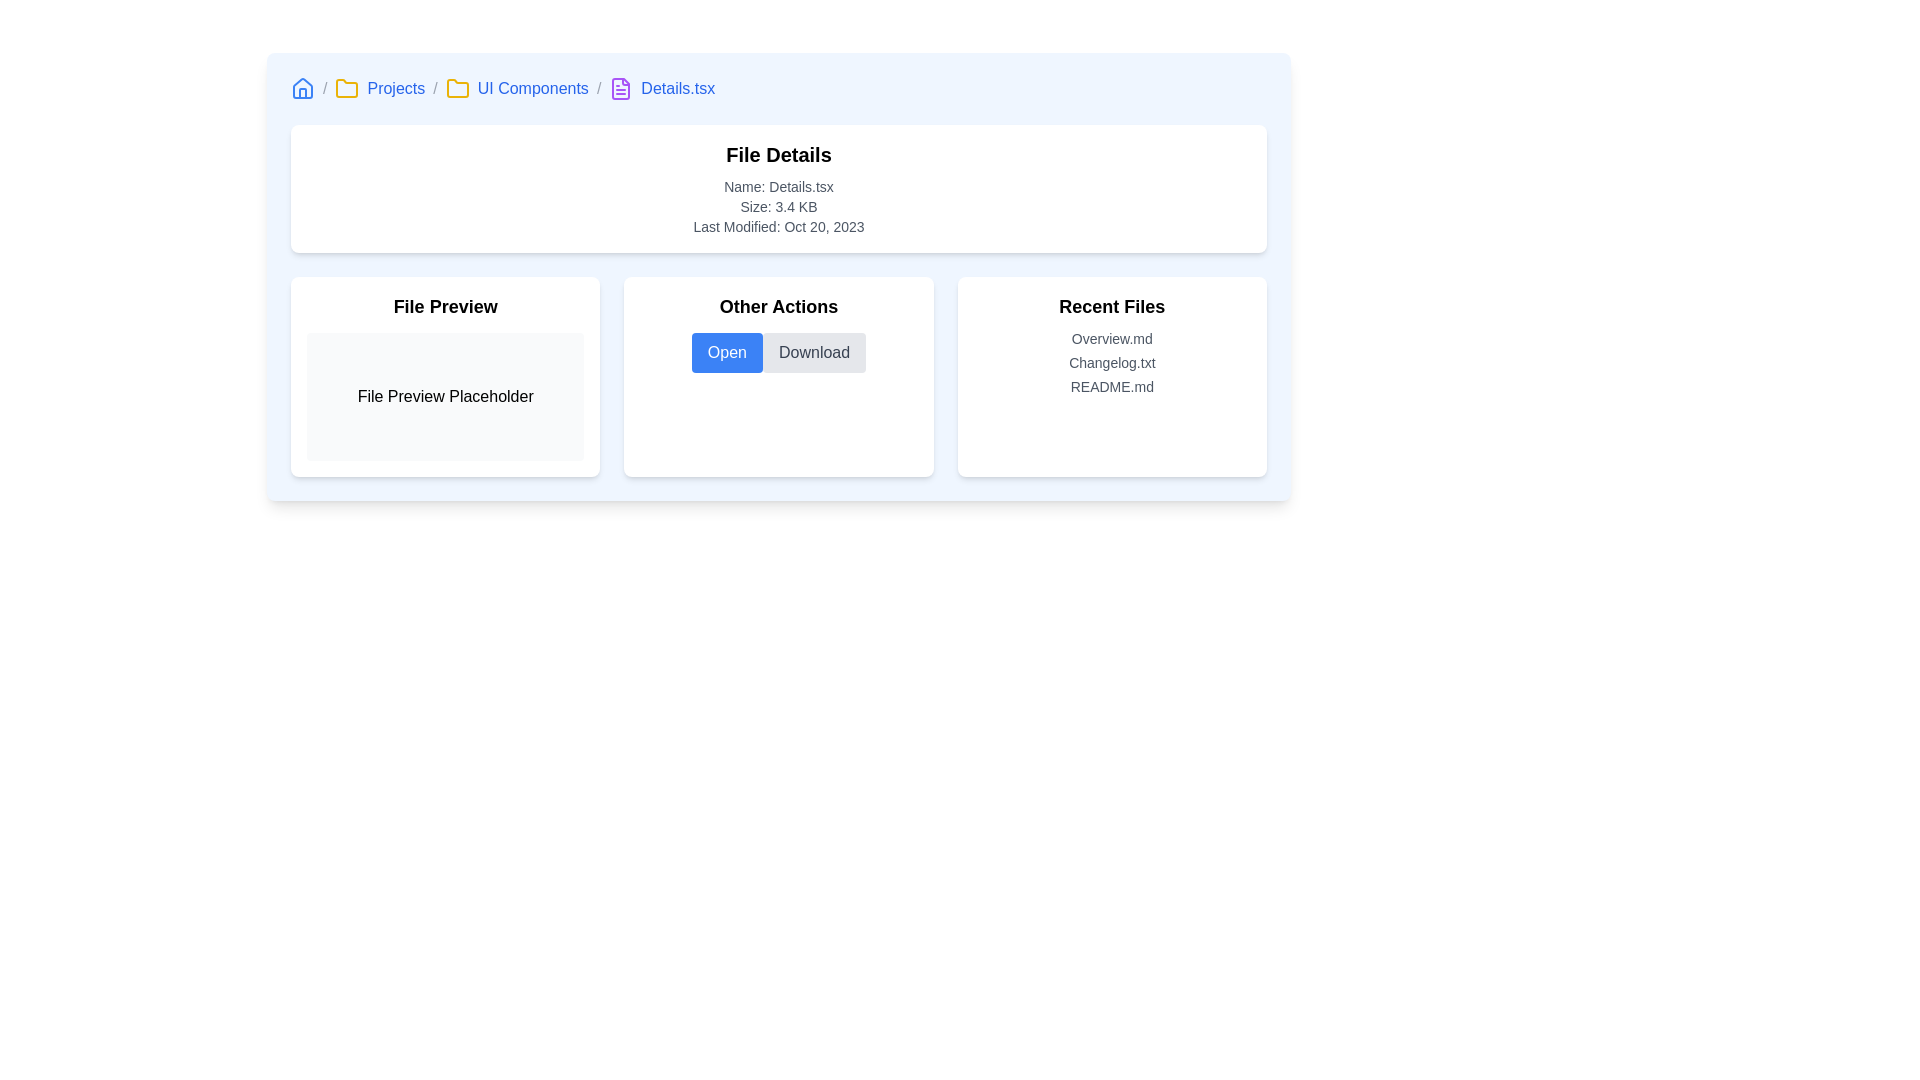  What do you see at coordinates (777, 207) in the screenshot?
I see `the text label displaying 'Size: 3.4 KB' located under the 'File Details' section, which is the third element among its siblings` at bounding box center [777, 207].